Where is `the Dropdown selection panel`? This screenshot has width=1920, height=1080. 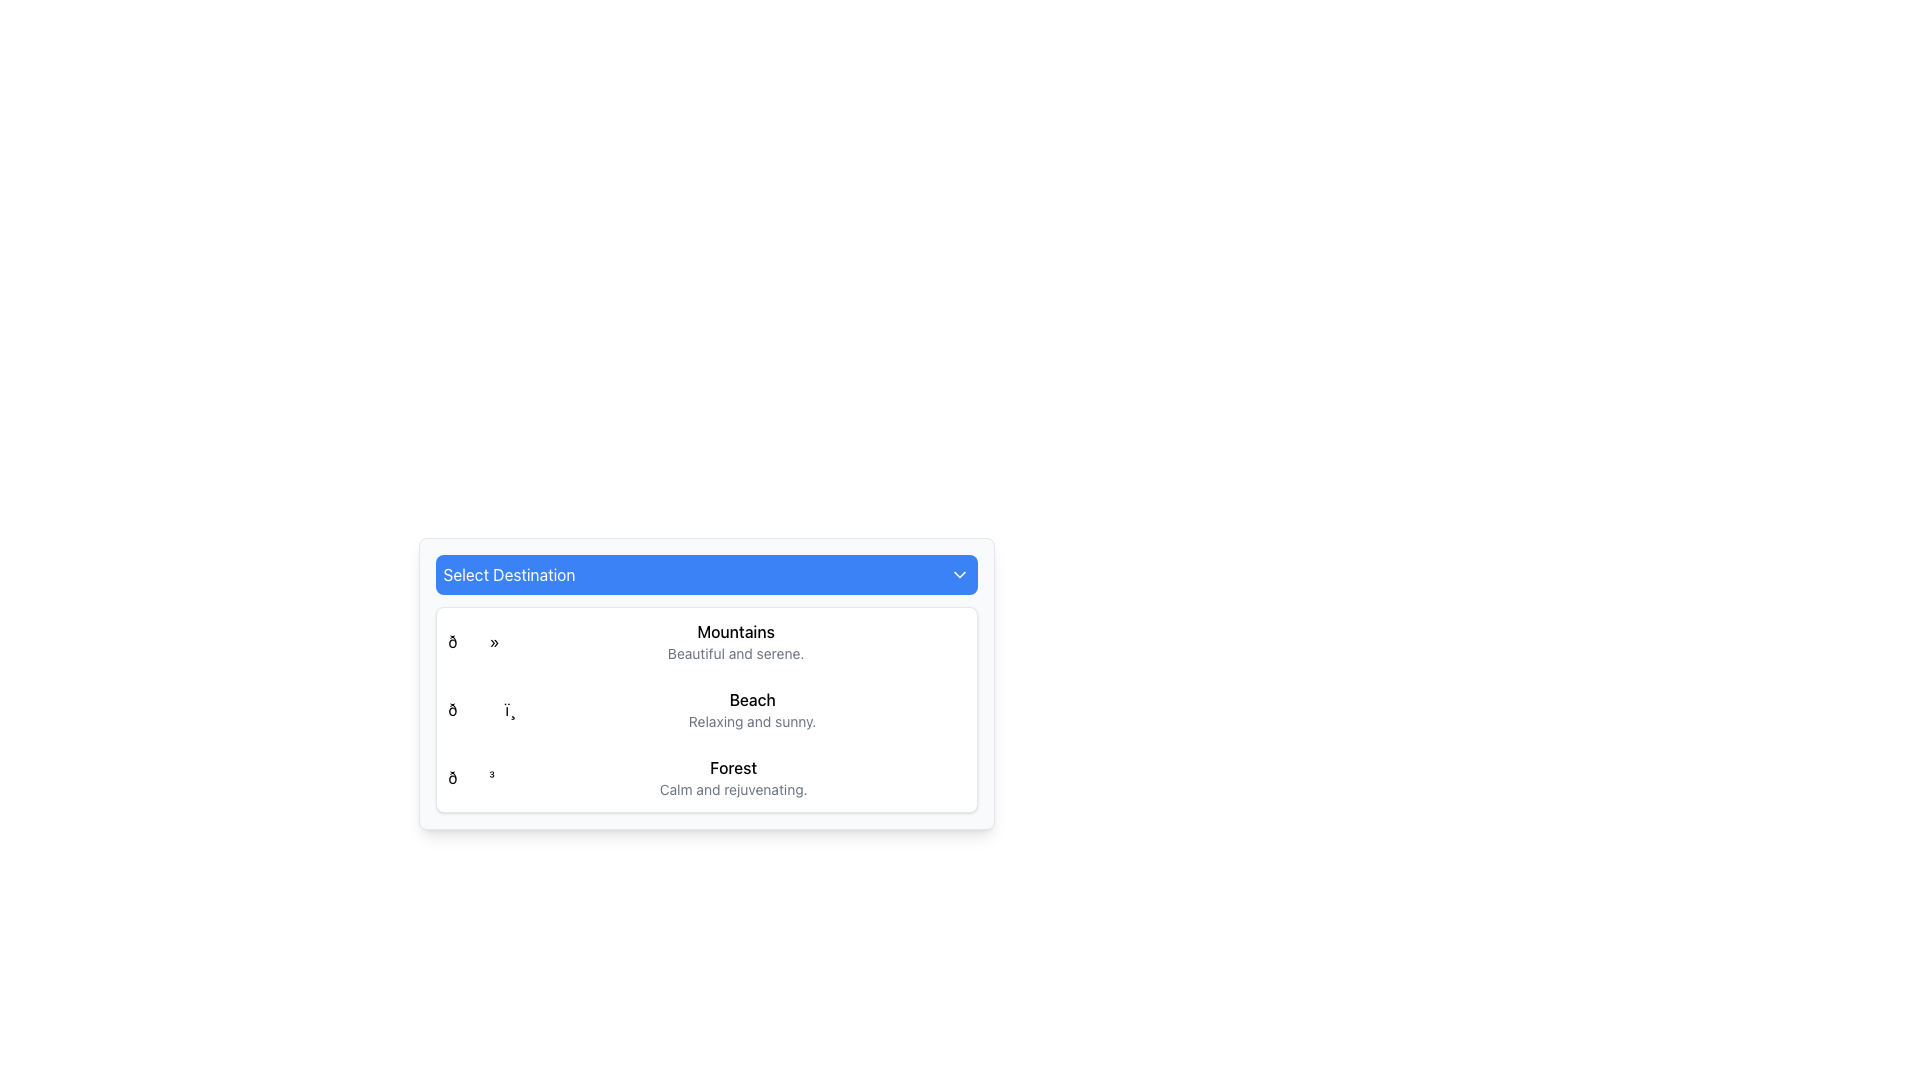
the Dropdown selection panel is located at coordinates (706, 682).